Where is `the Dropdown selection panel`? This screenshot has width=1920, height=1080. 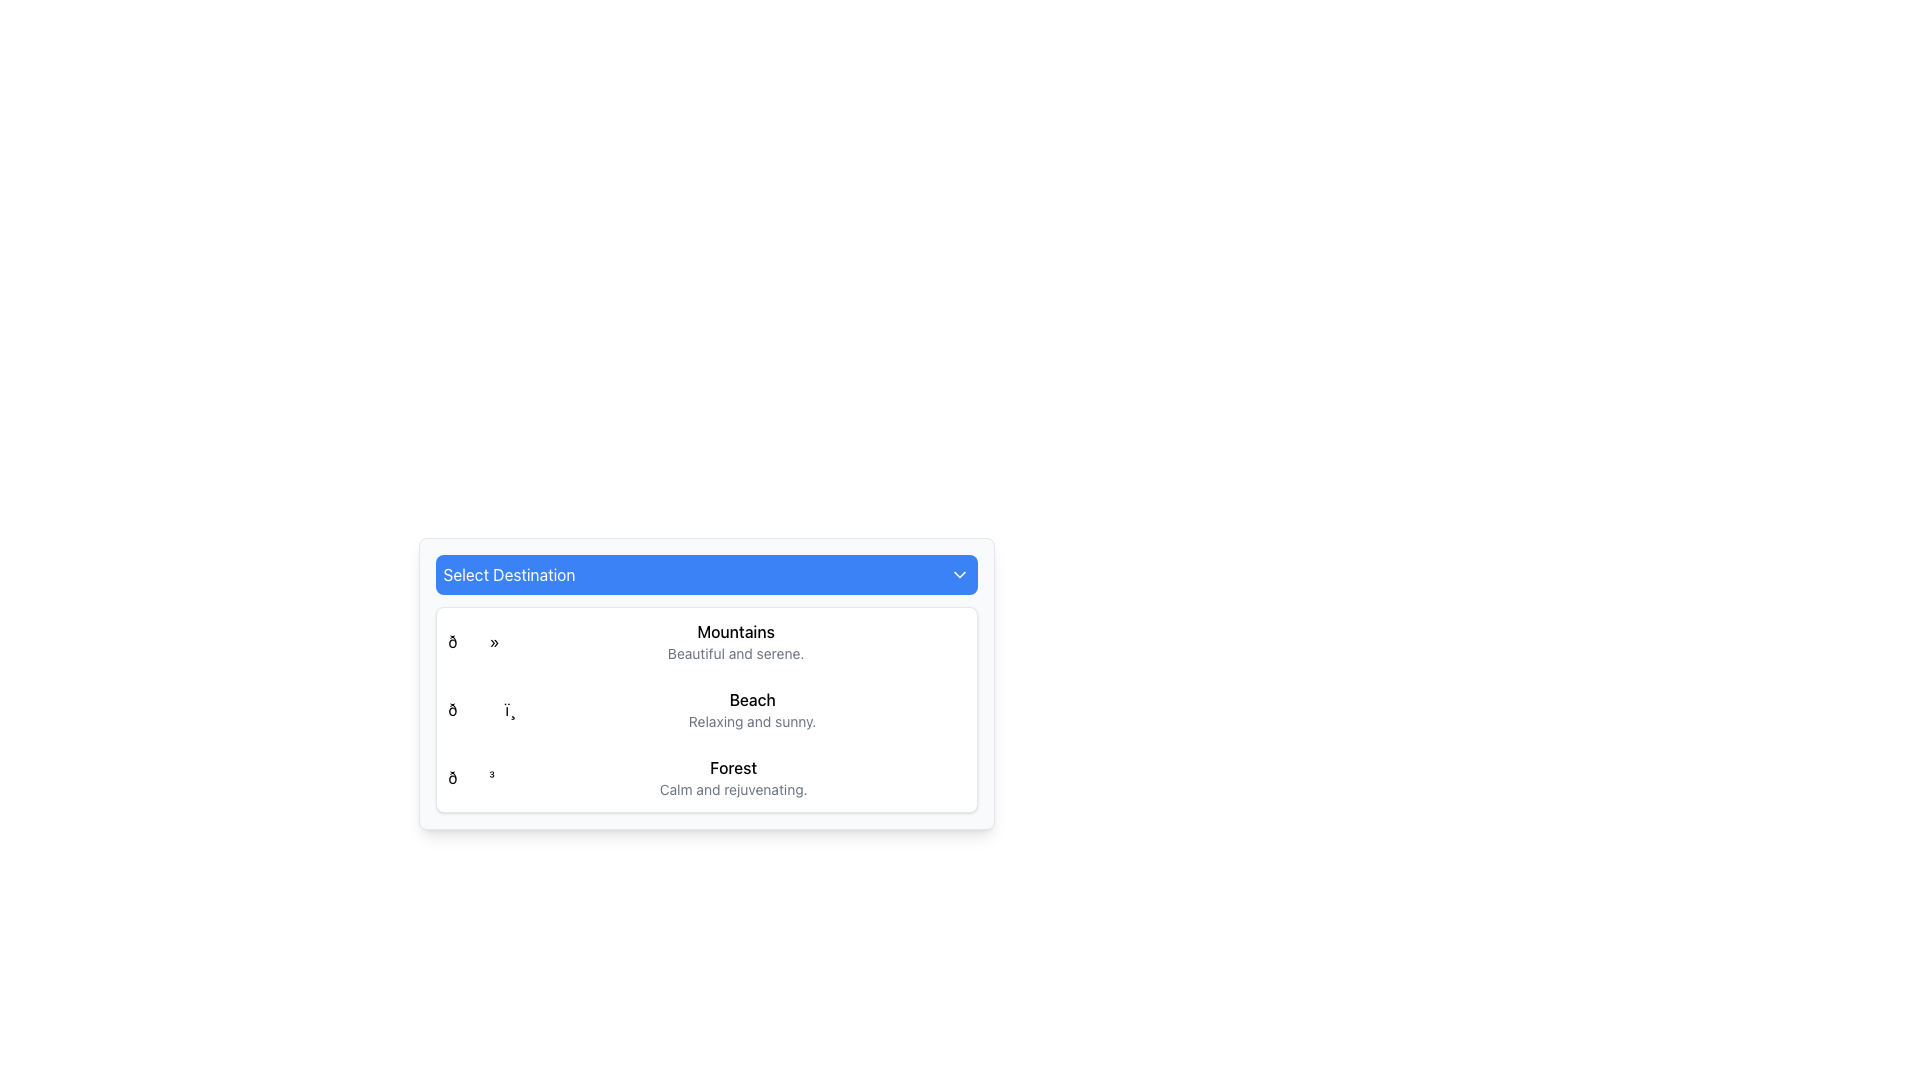
the Dropdown selection panel is located at coordinates (706, 682).